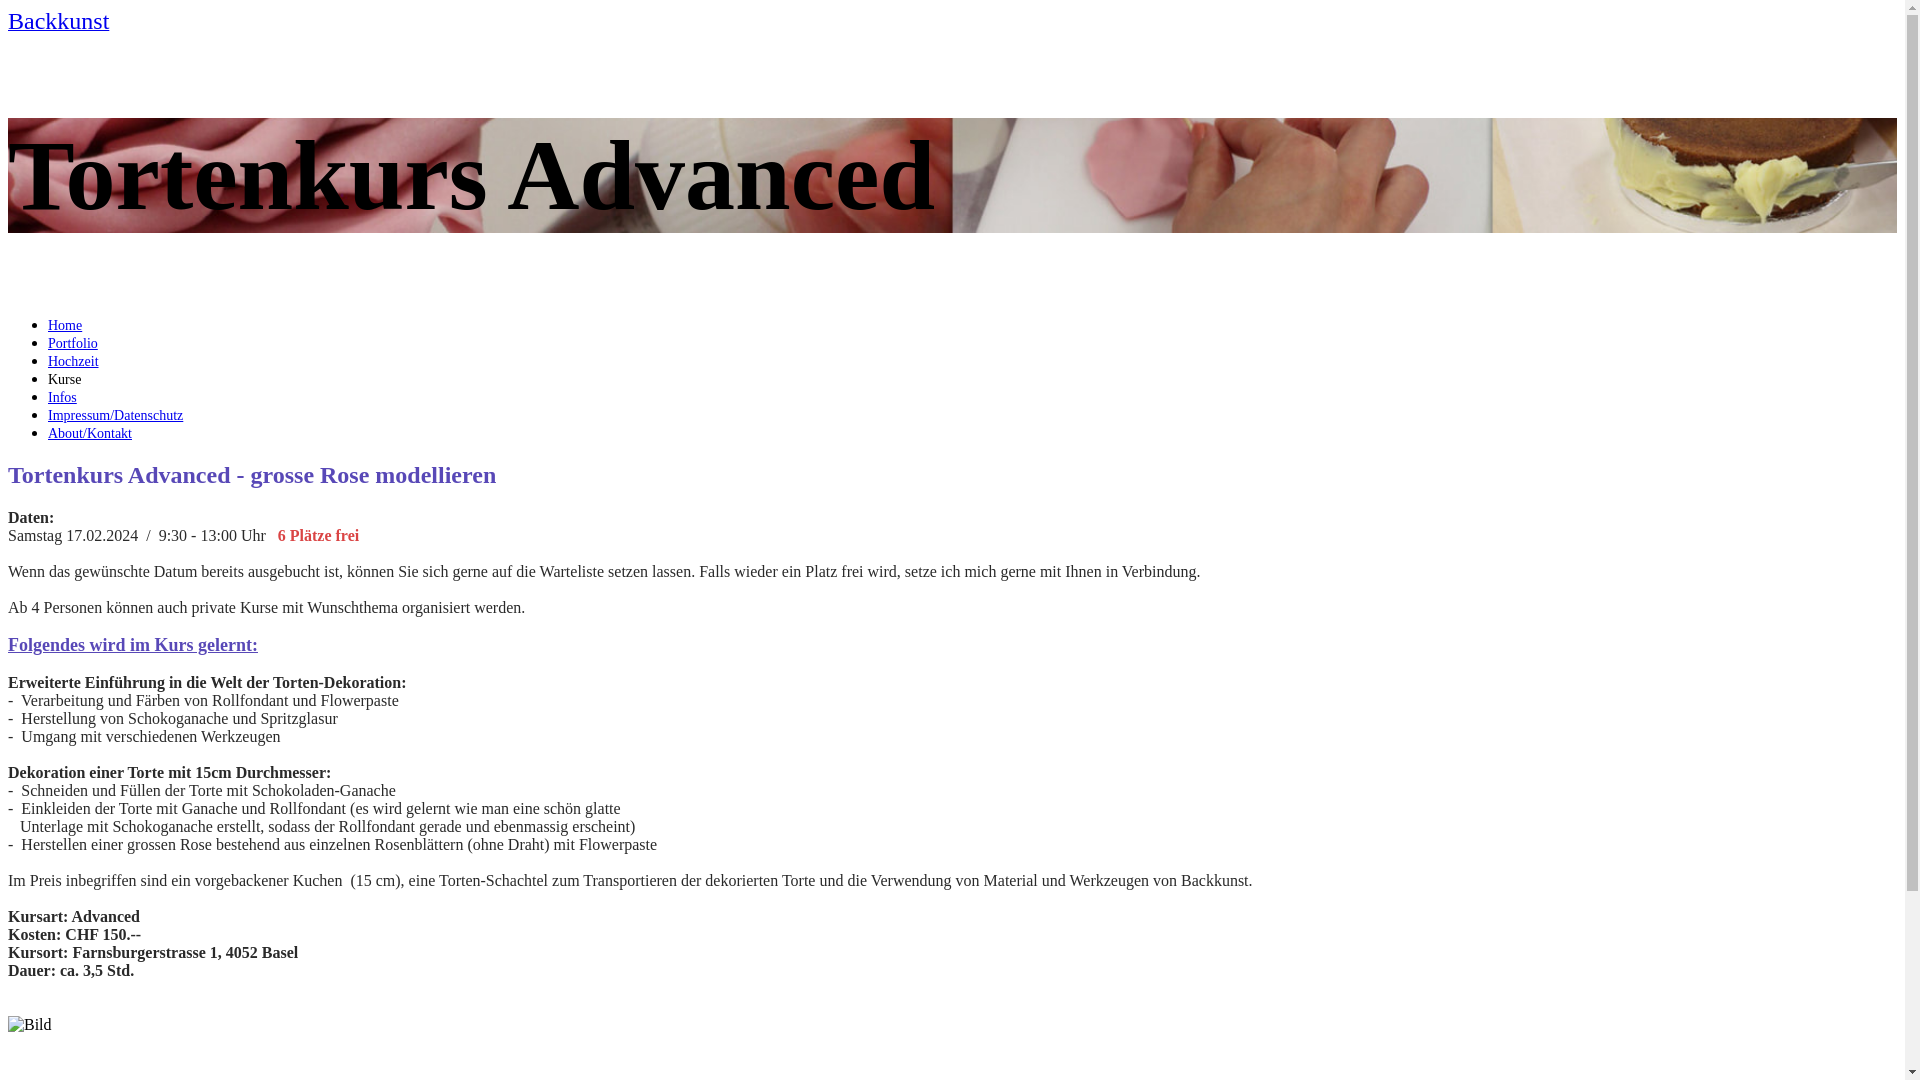 This screenshot has height=1080, width=1920. Describe the element at coordinates (114, 414) in the screenshot. I see `'Impressum/Datenschutz'` at that location.